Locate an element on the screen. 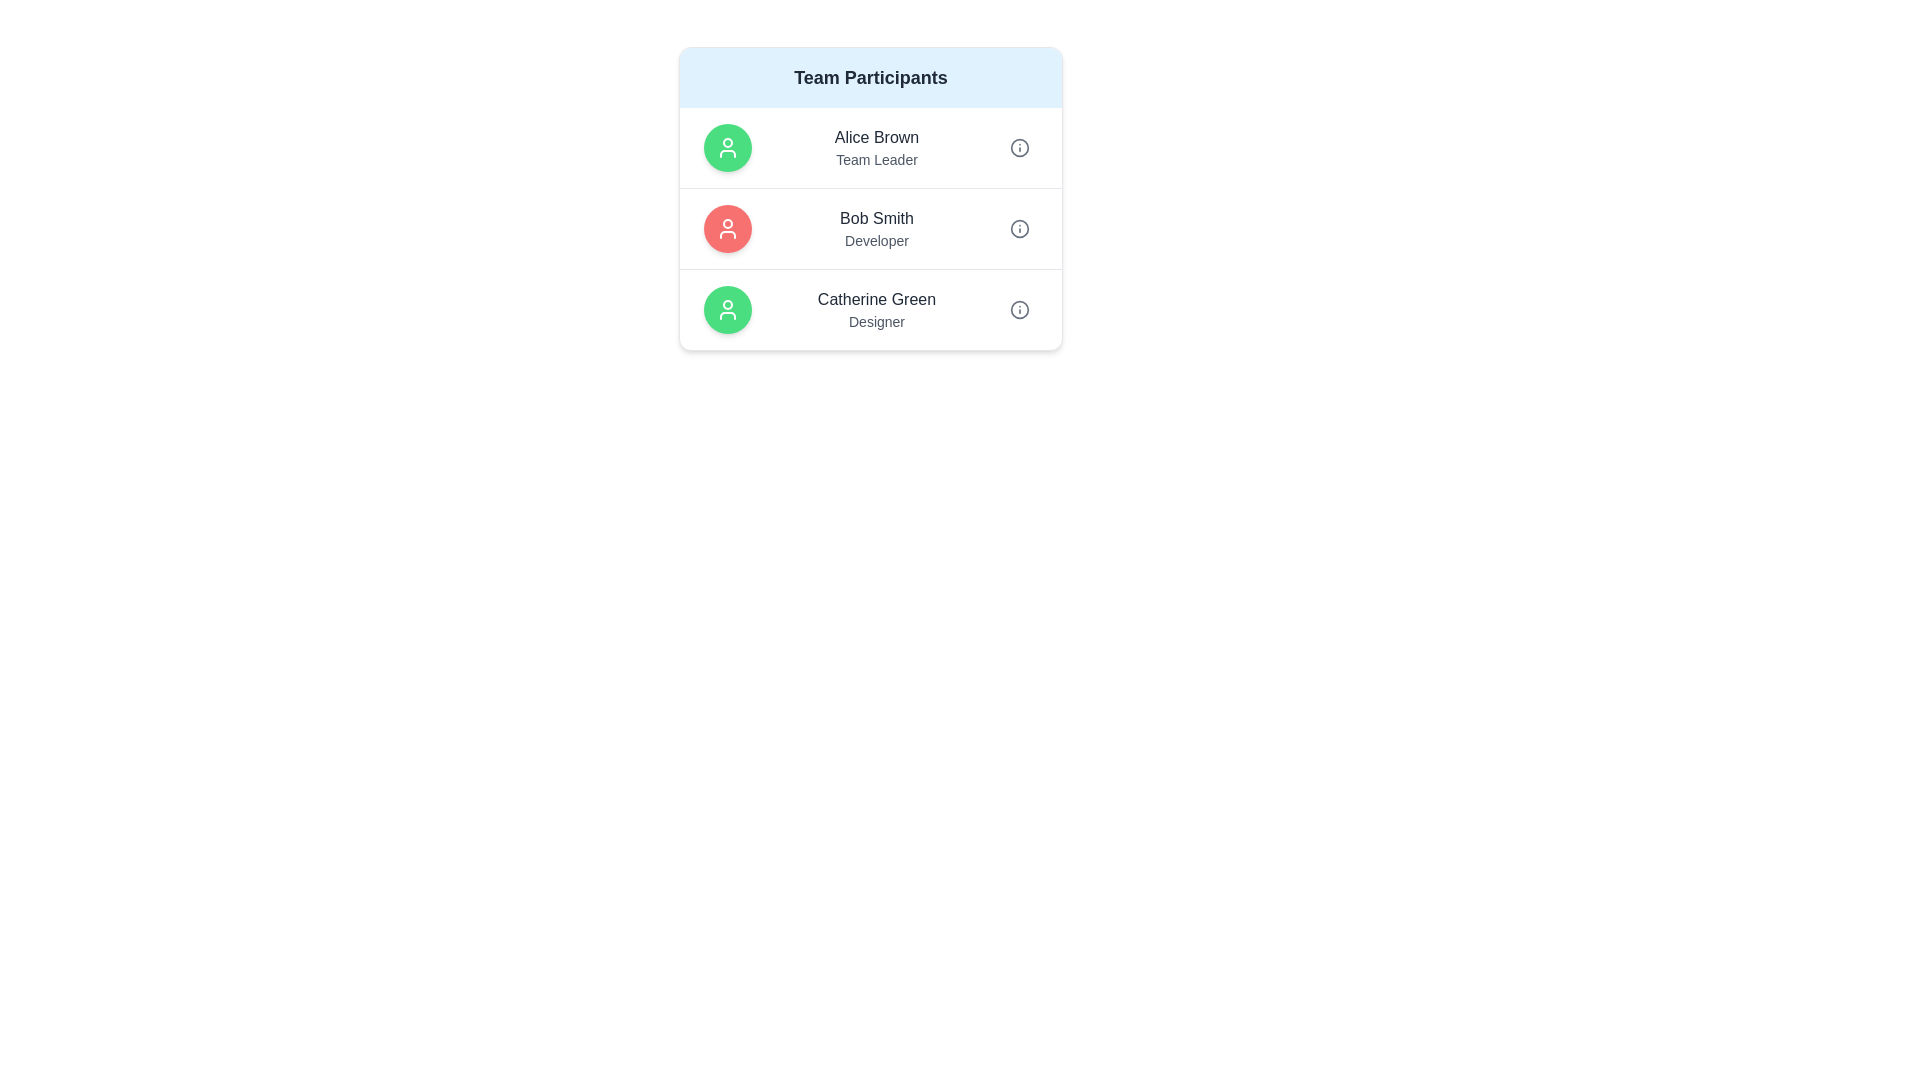 This screenshot has width=1920, height=1080. the Text Label Element displaying 'Bob Smith' and 'Developer' in the 'Team Participants' section, which is the second entry in the list is located at coordinates (877, 227).